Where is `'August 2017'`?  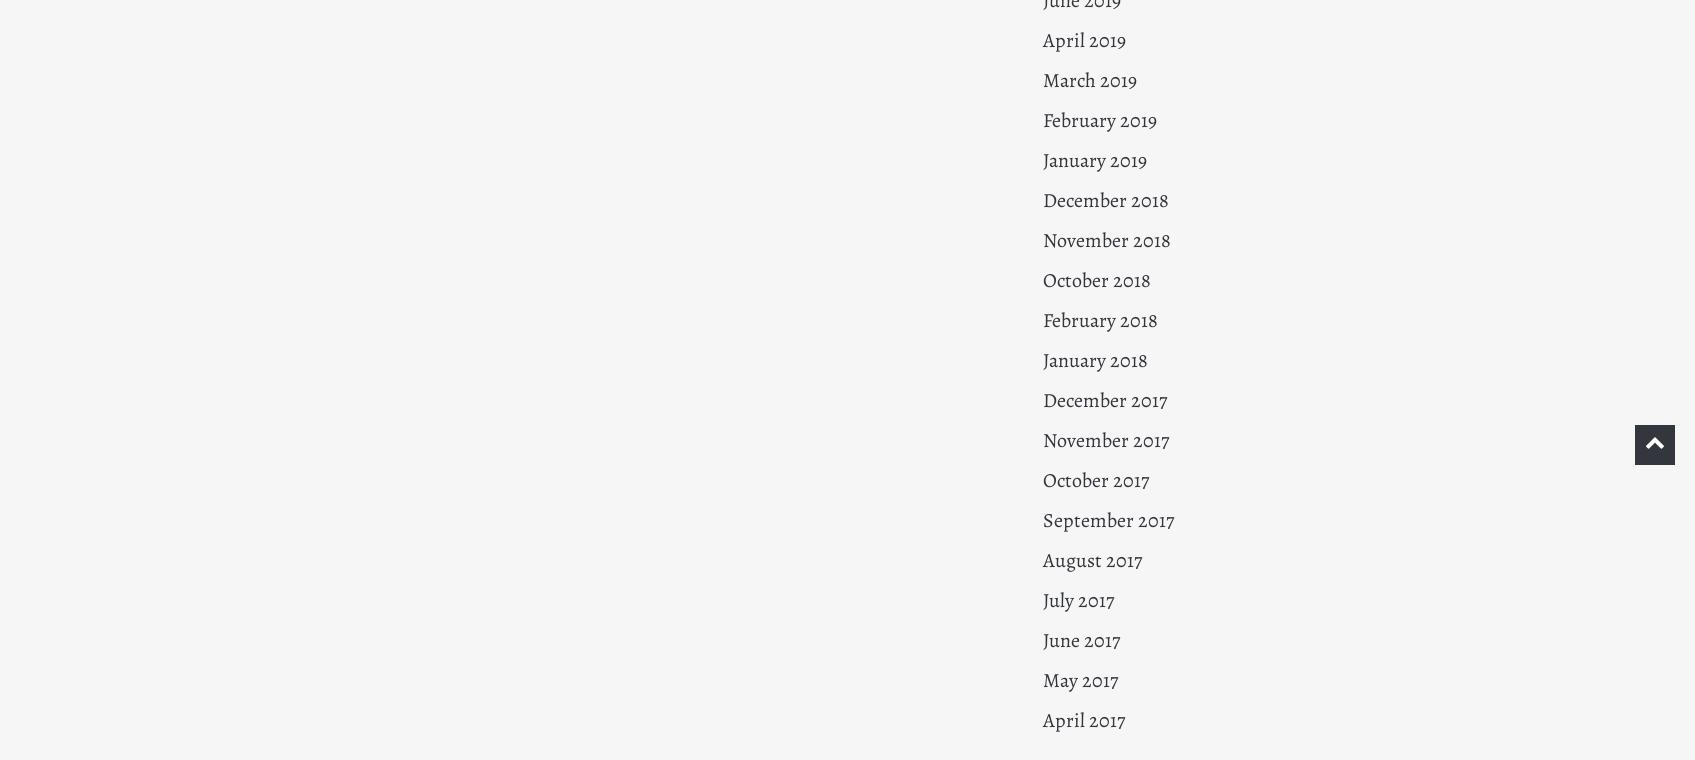 'August 2017' is located at coordinates (1091, 560).